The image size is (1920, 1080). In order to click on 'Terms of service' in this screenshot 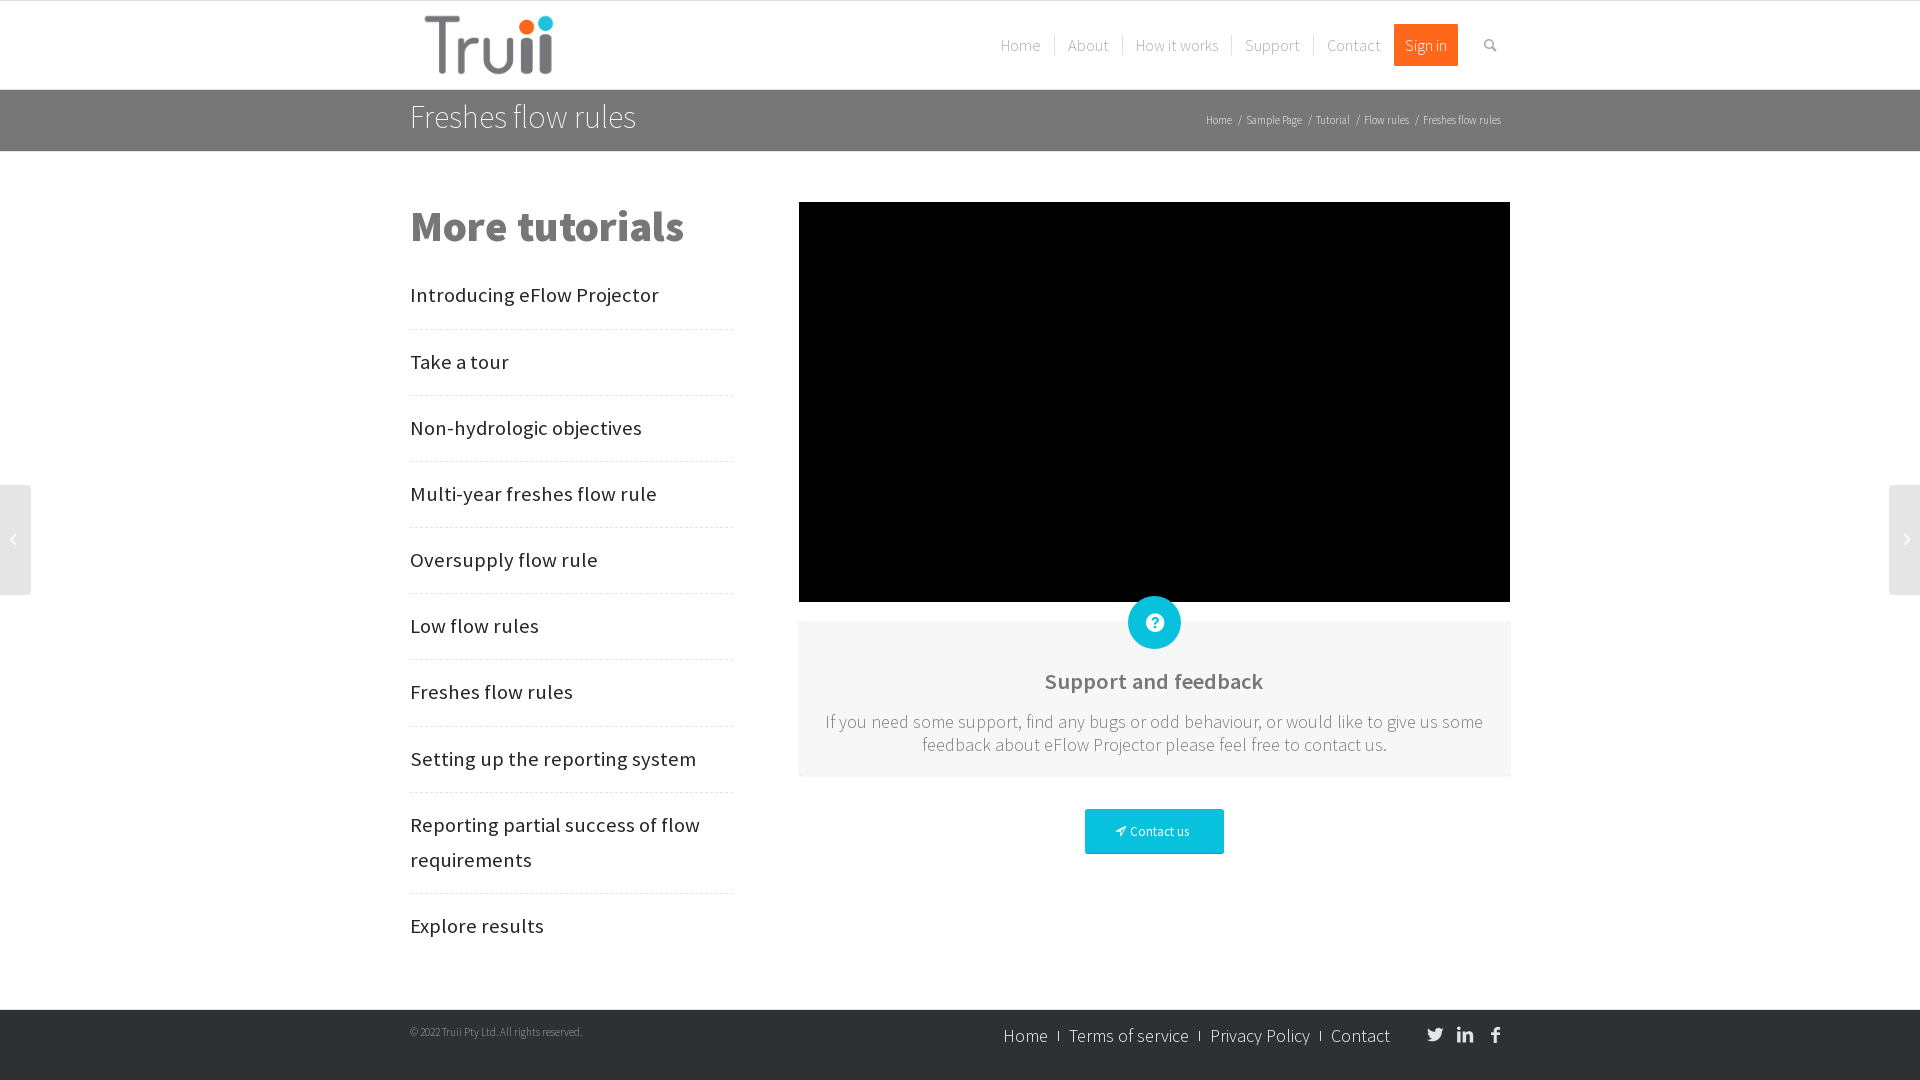, I will do `click(1128, 1035)`.